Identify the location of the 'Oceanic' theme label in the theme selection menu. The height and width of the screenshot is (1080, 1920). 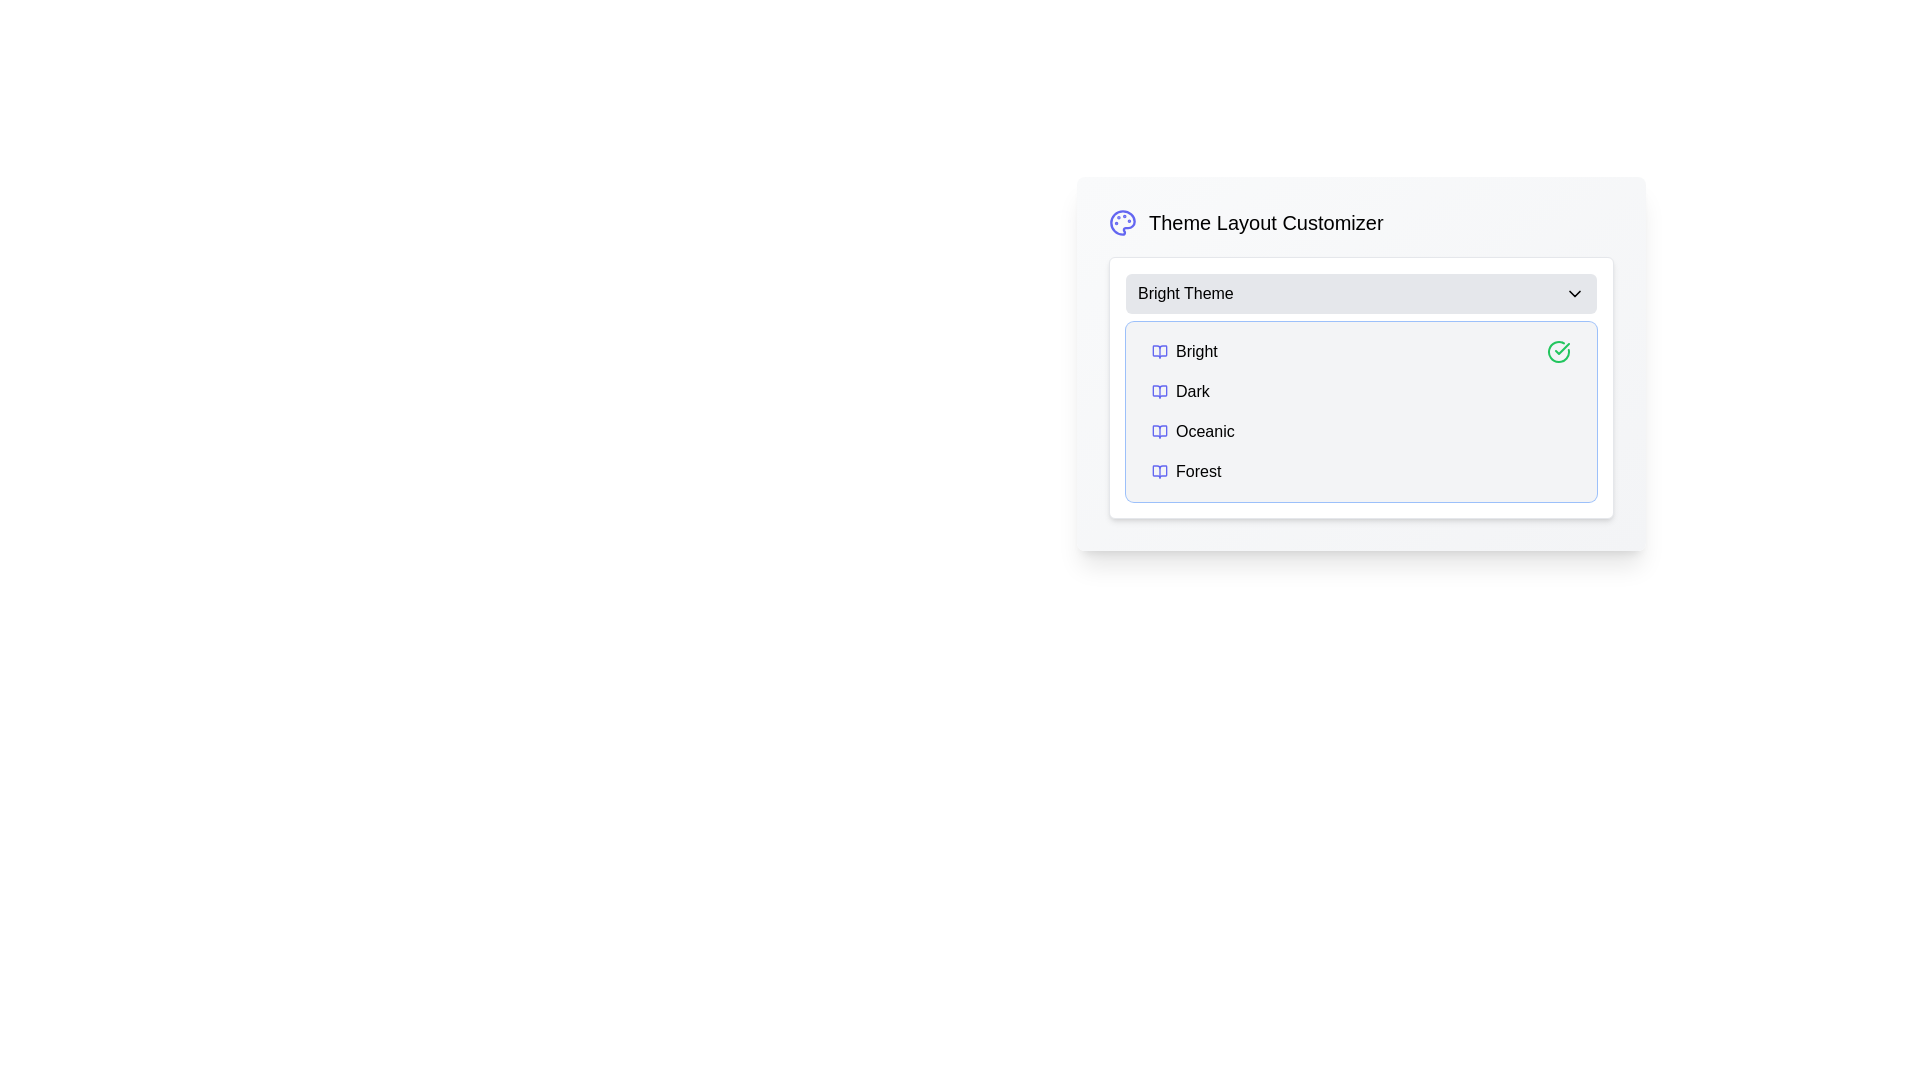
(1204, 431).